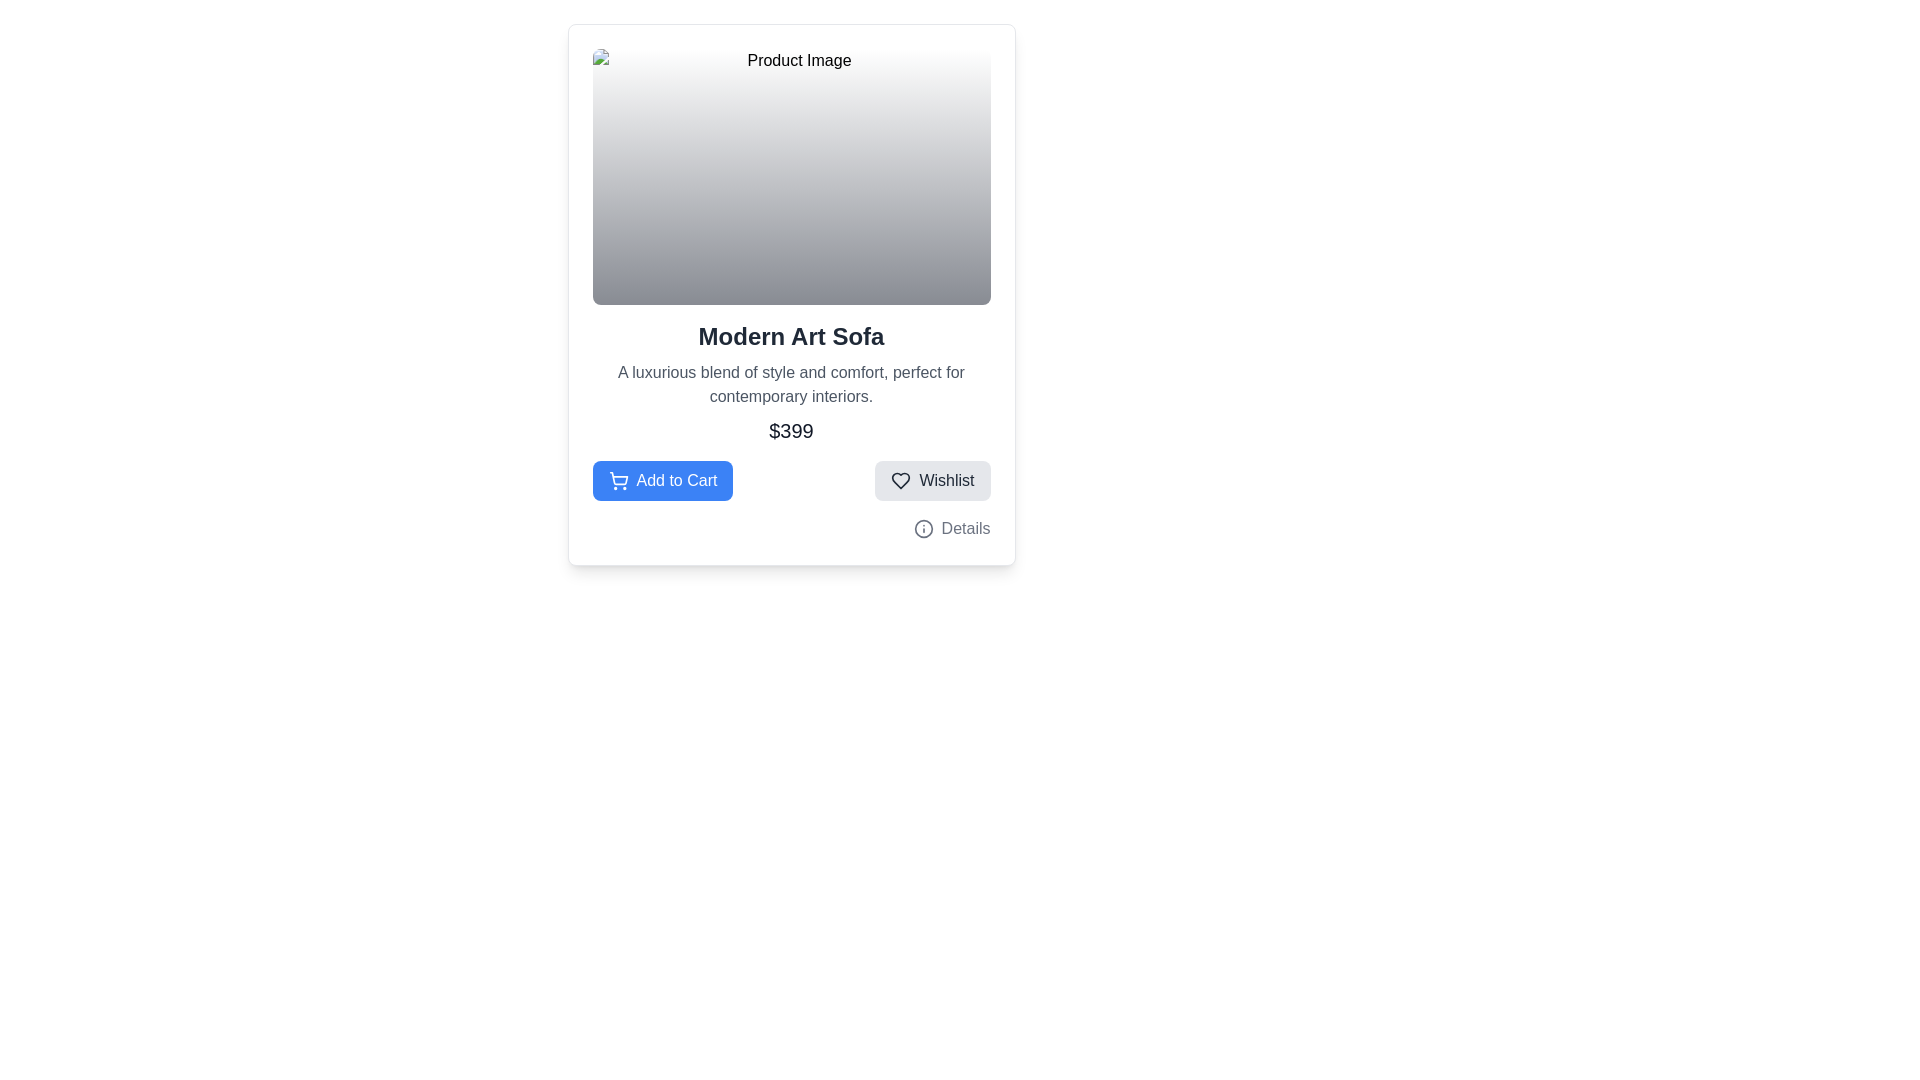 The height and width of the screenshot is (1080, 1920). I want to click on the 'Details' text label, so click(966, 527).